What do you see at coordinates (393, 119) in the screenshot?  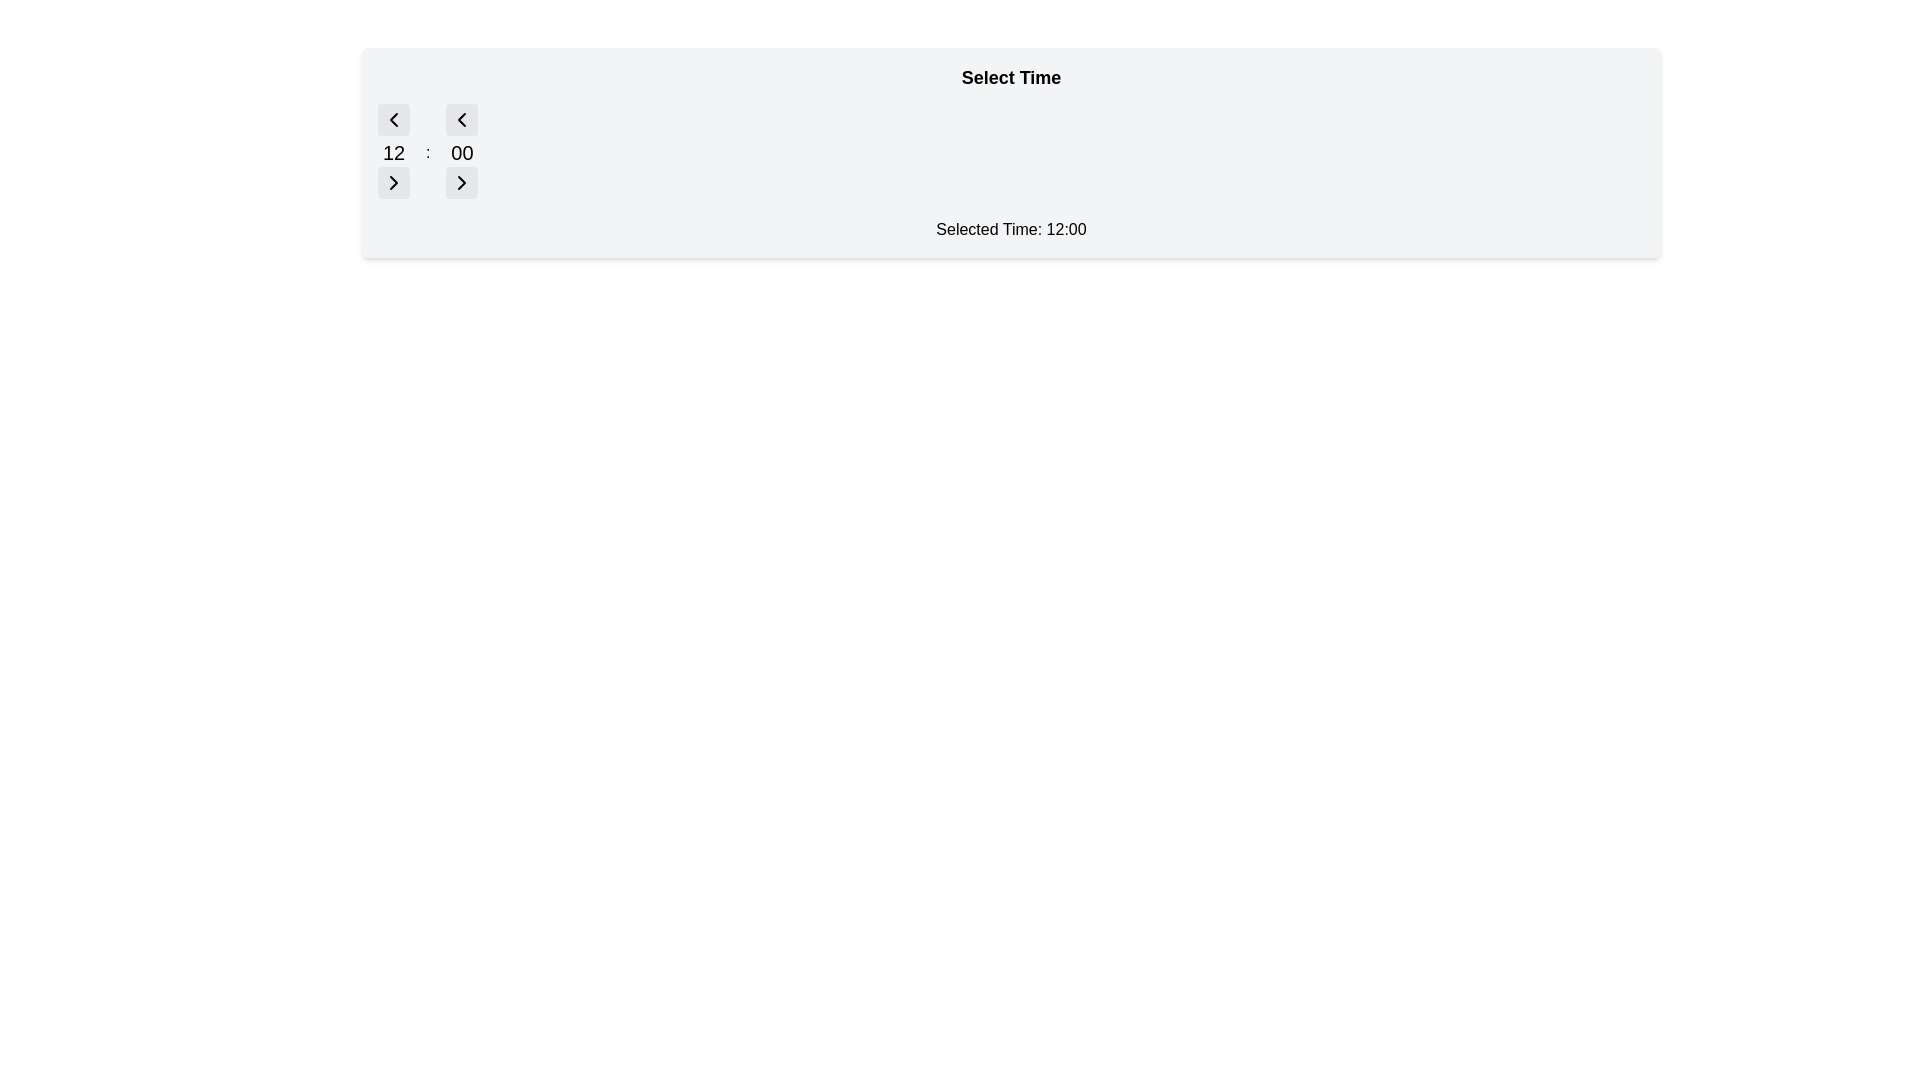 I see `the leftmost chevron icon button used to decrease the hour value in the time selector to change its background color` at bounding box center [393, 119].